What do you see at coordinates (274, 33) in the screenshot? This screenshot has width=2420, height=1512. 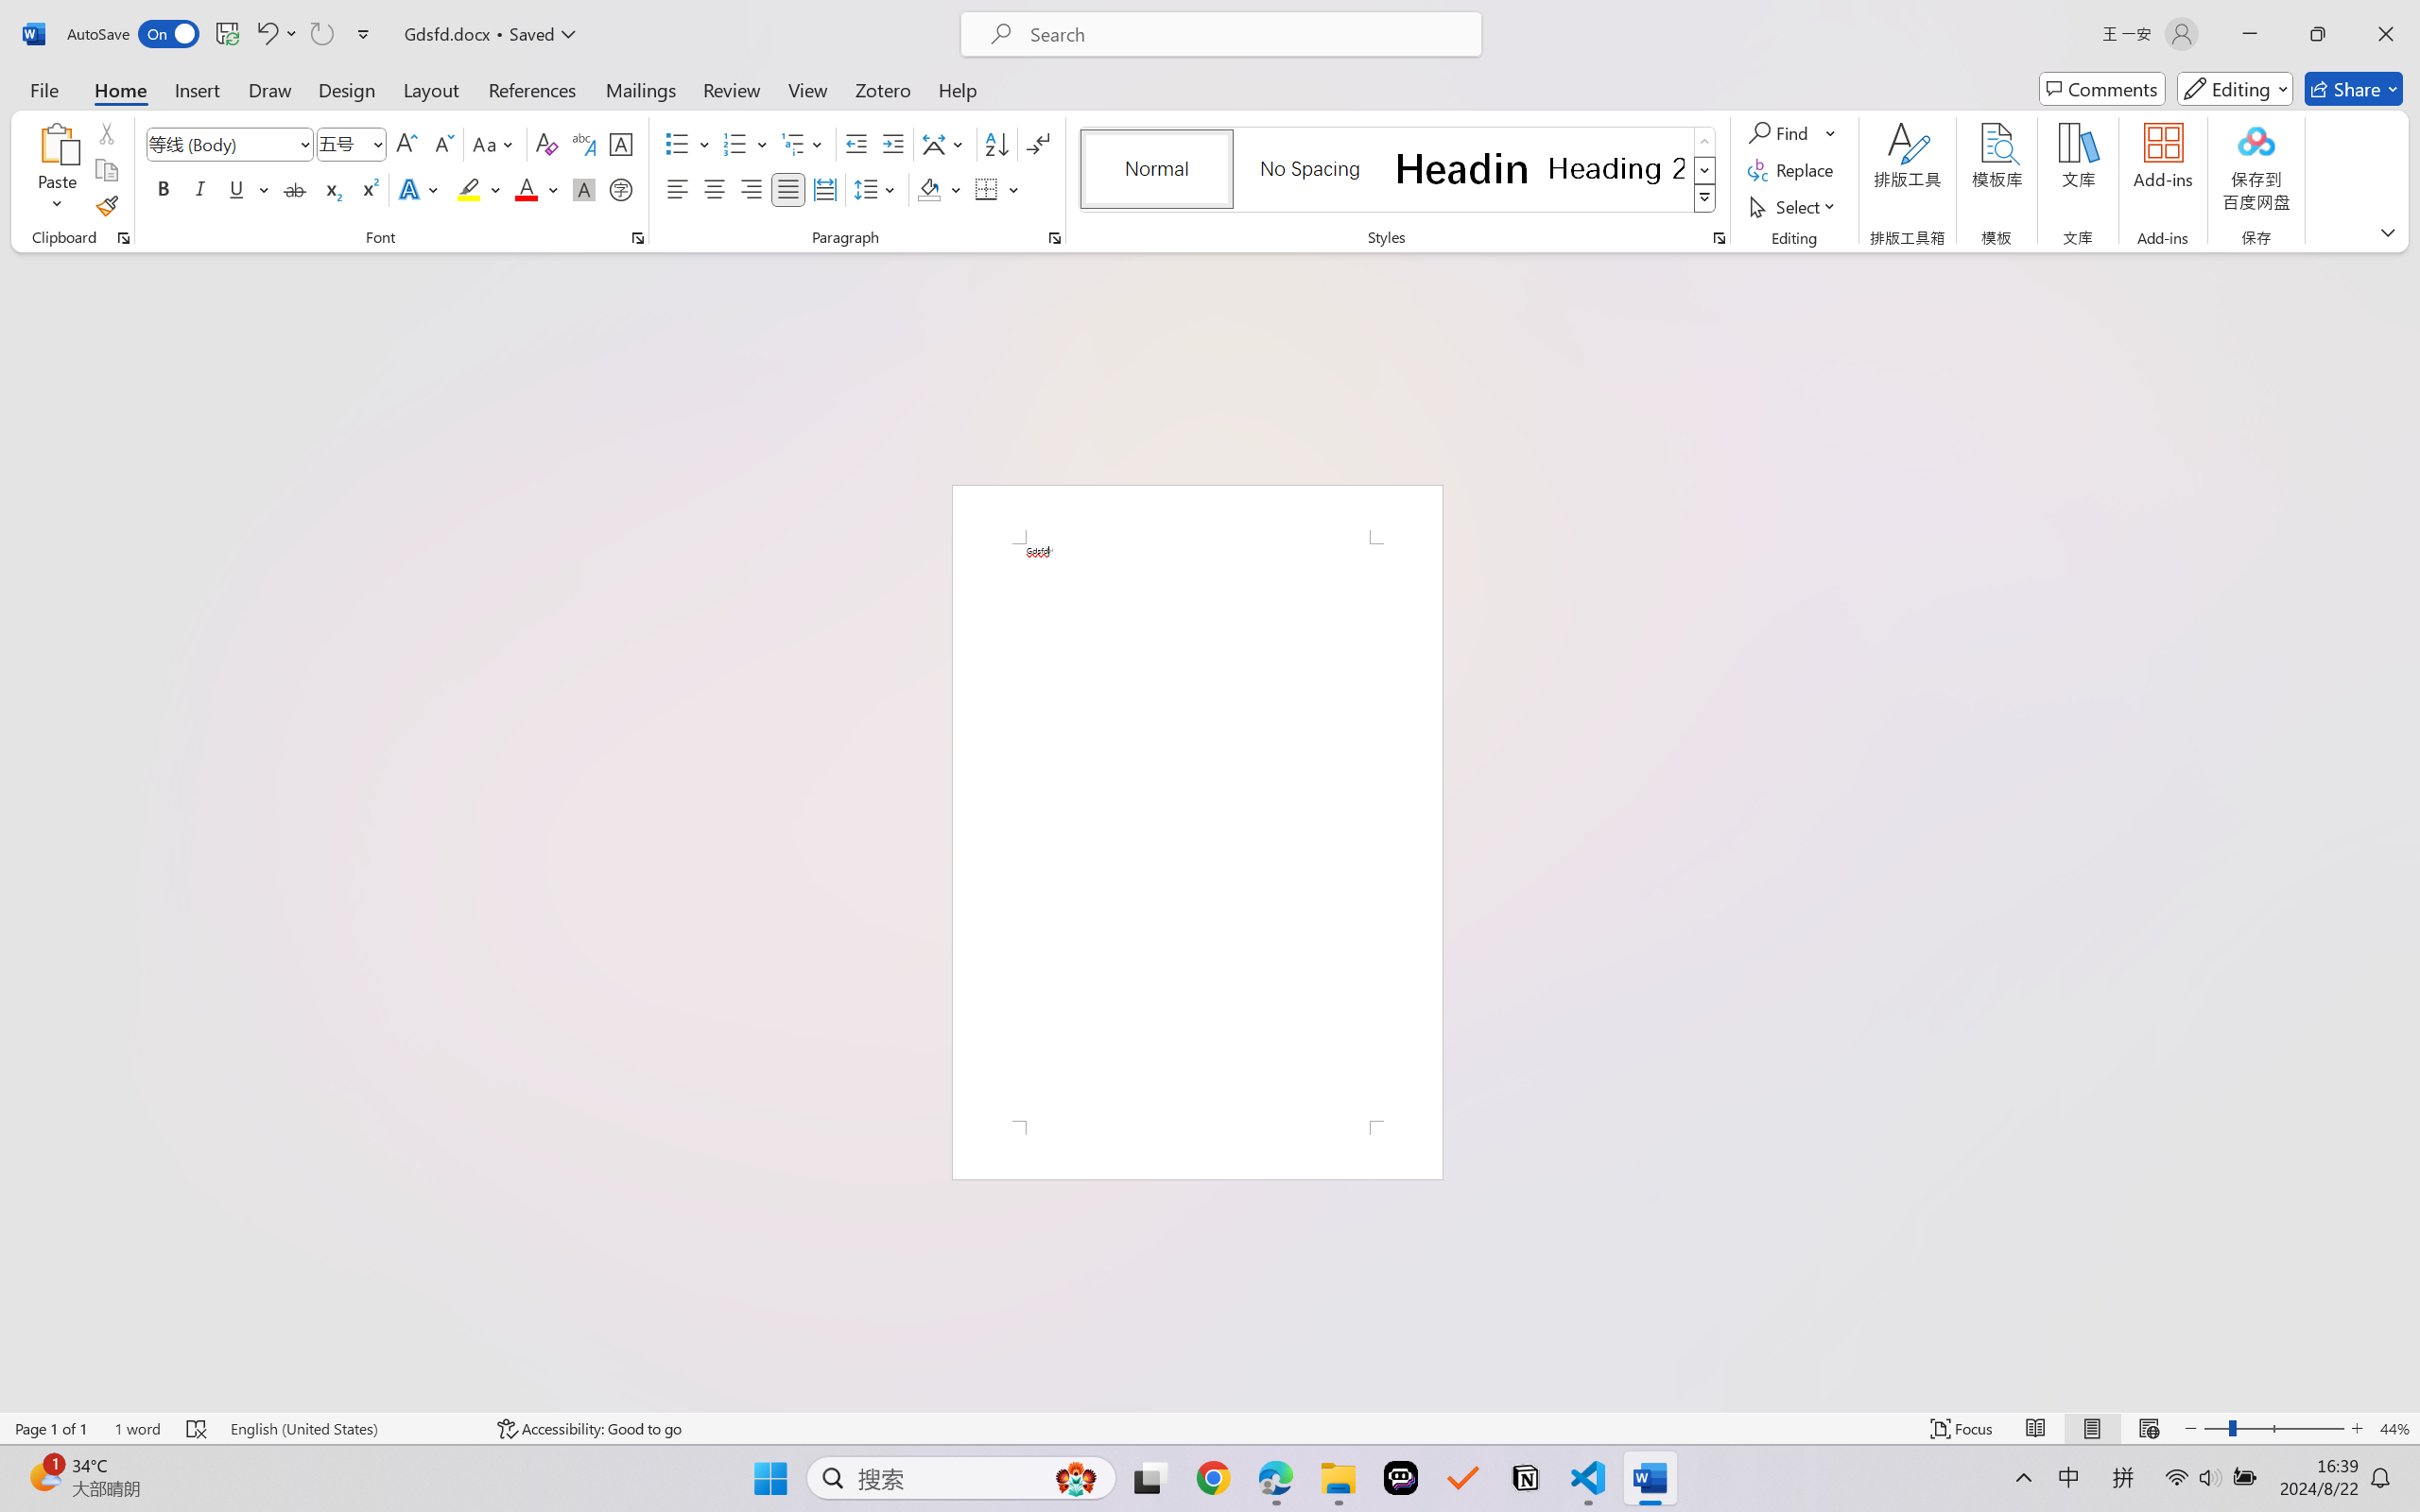 I see `'Undo Apply Quick Style'` at bounding box center [274, 33].